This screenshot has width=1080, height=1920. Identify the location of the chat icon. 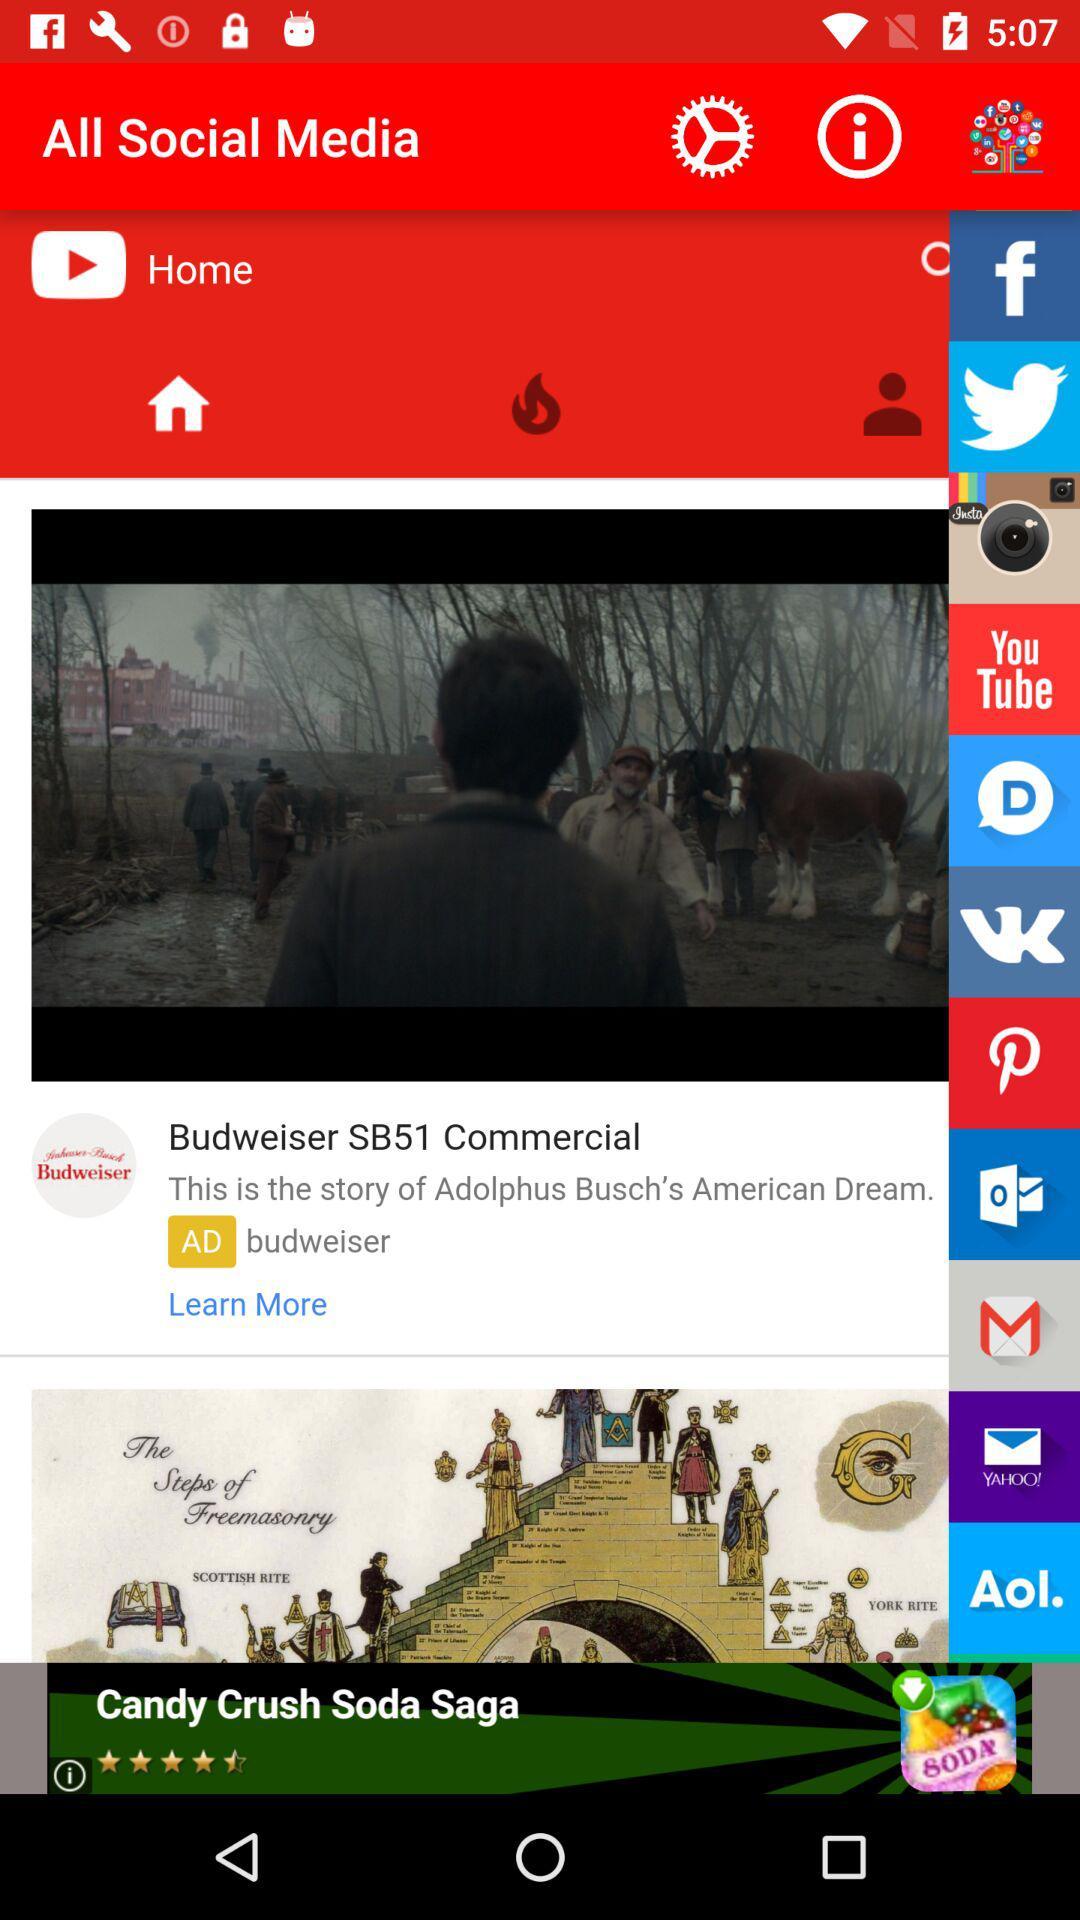
(1014, 800).